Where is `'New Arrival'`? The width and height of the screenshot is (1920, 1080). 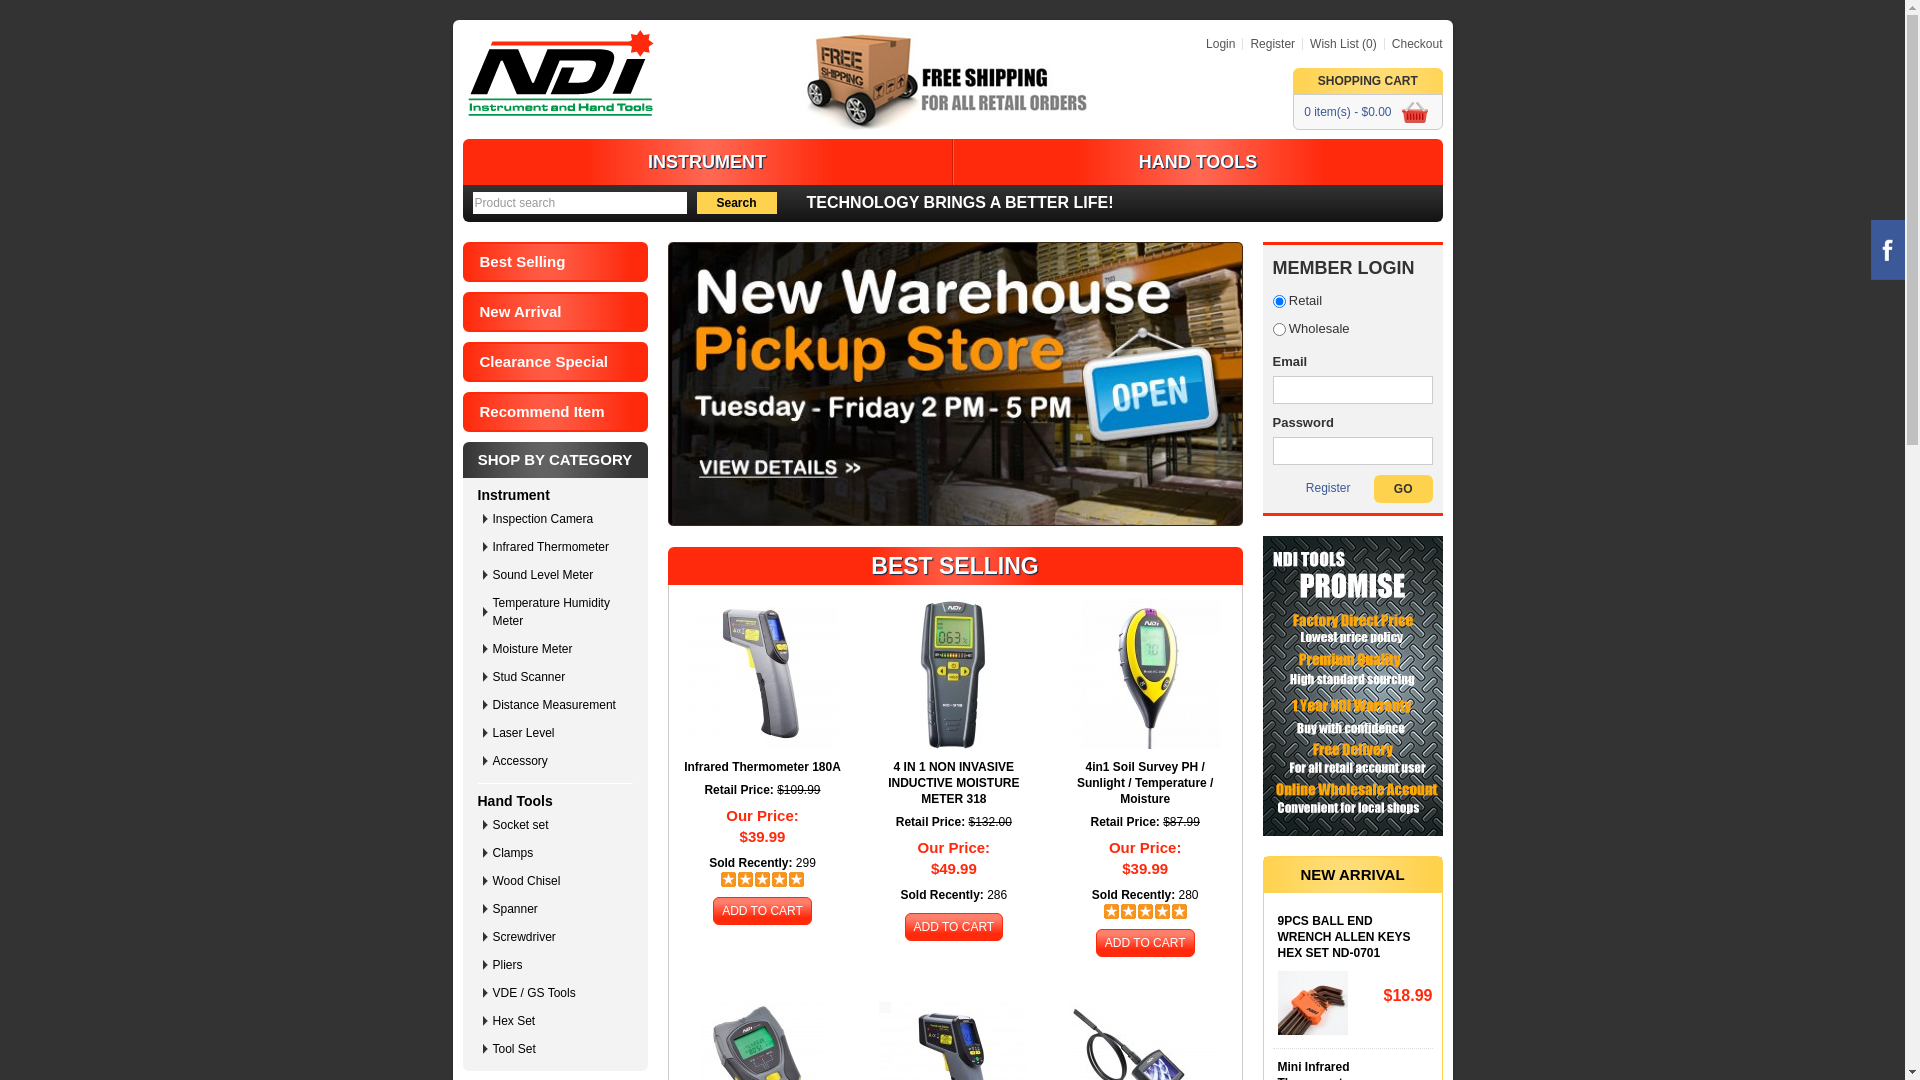 'New Arrival' is located at coordinates (554, 312).